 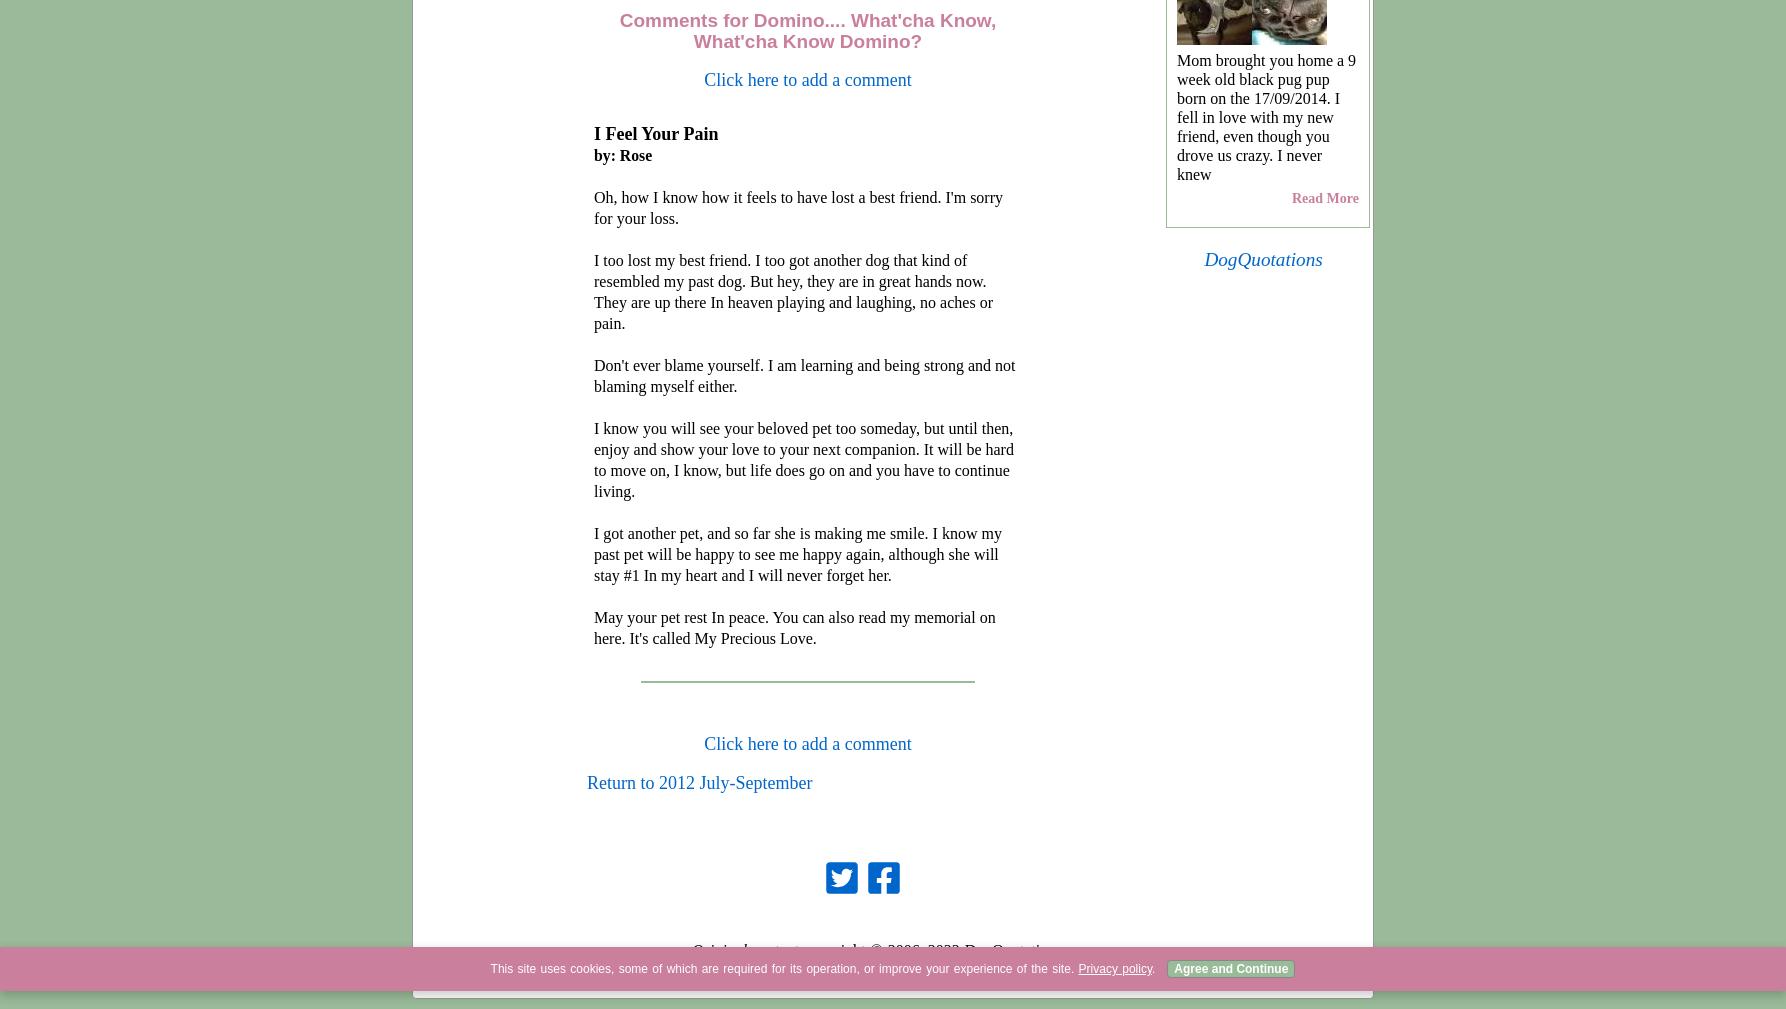 I want to click on 'Agree and Continue', so click(x=1230, y=969).